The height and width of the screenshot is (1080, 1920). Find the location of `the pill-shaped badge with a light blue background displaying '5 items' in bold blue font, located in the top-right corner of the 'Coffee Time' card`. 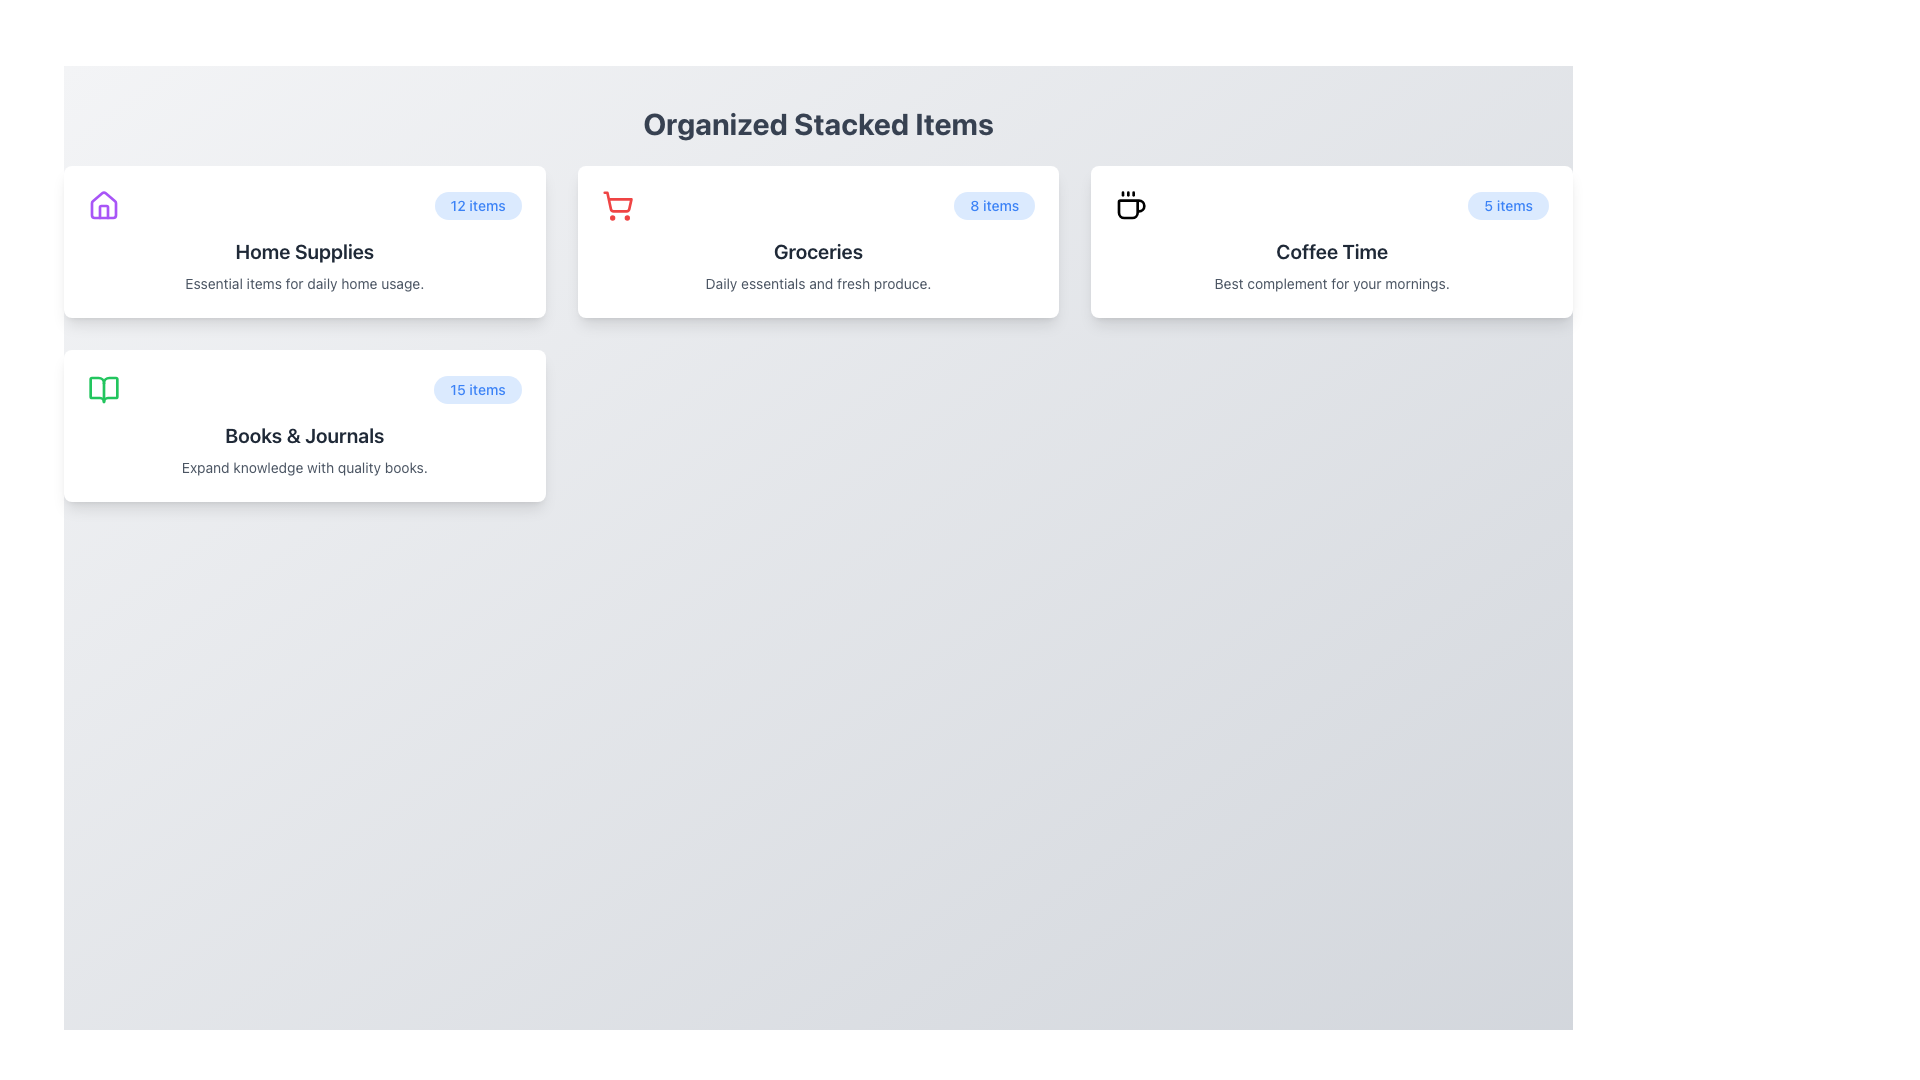

the pill-shaped badge with a light blue background displaying '5 items' in bold blue font, located in the top-right corner of the 'Coffee Time' card is located at coordinates (1508, 205).